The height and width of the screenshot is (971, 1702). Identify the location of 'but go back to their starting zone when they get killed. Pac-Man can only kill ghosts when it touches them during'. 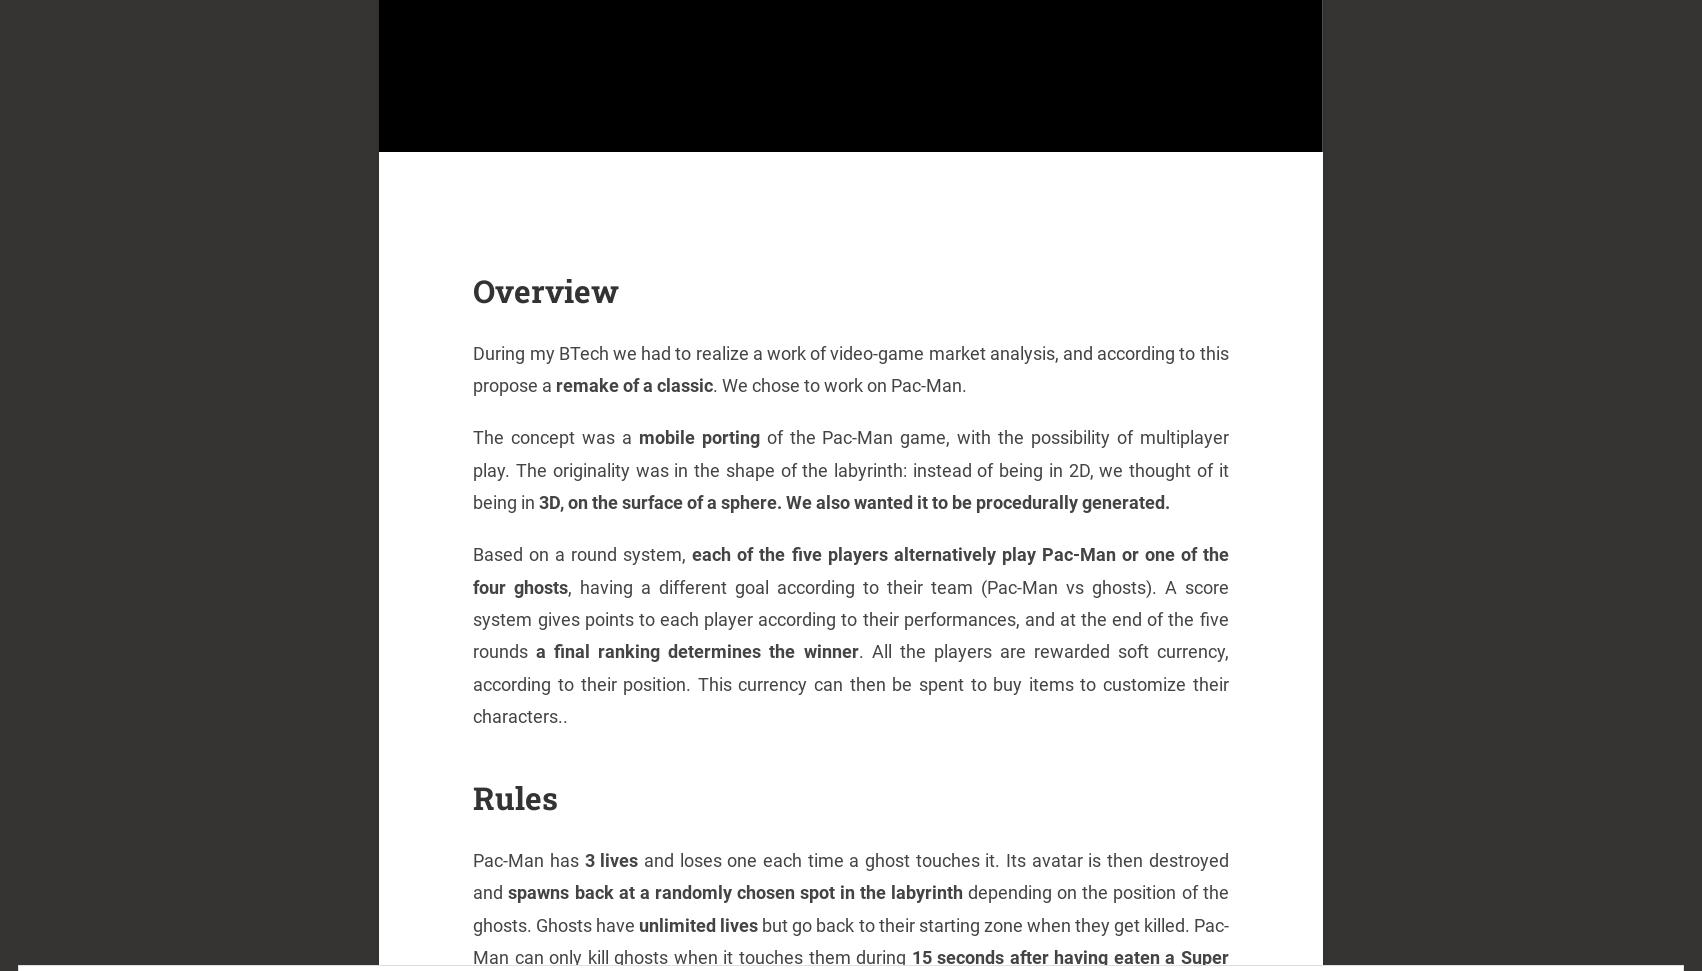
(471, 939).